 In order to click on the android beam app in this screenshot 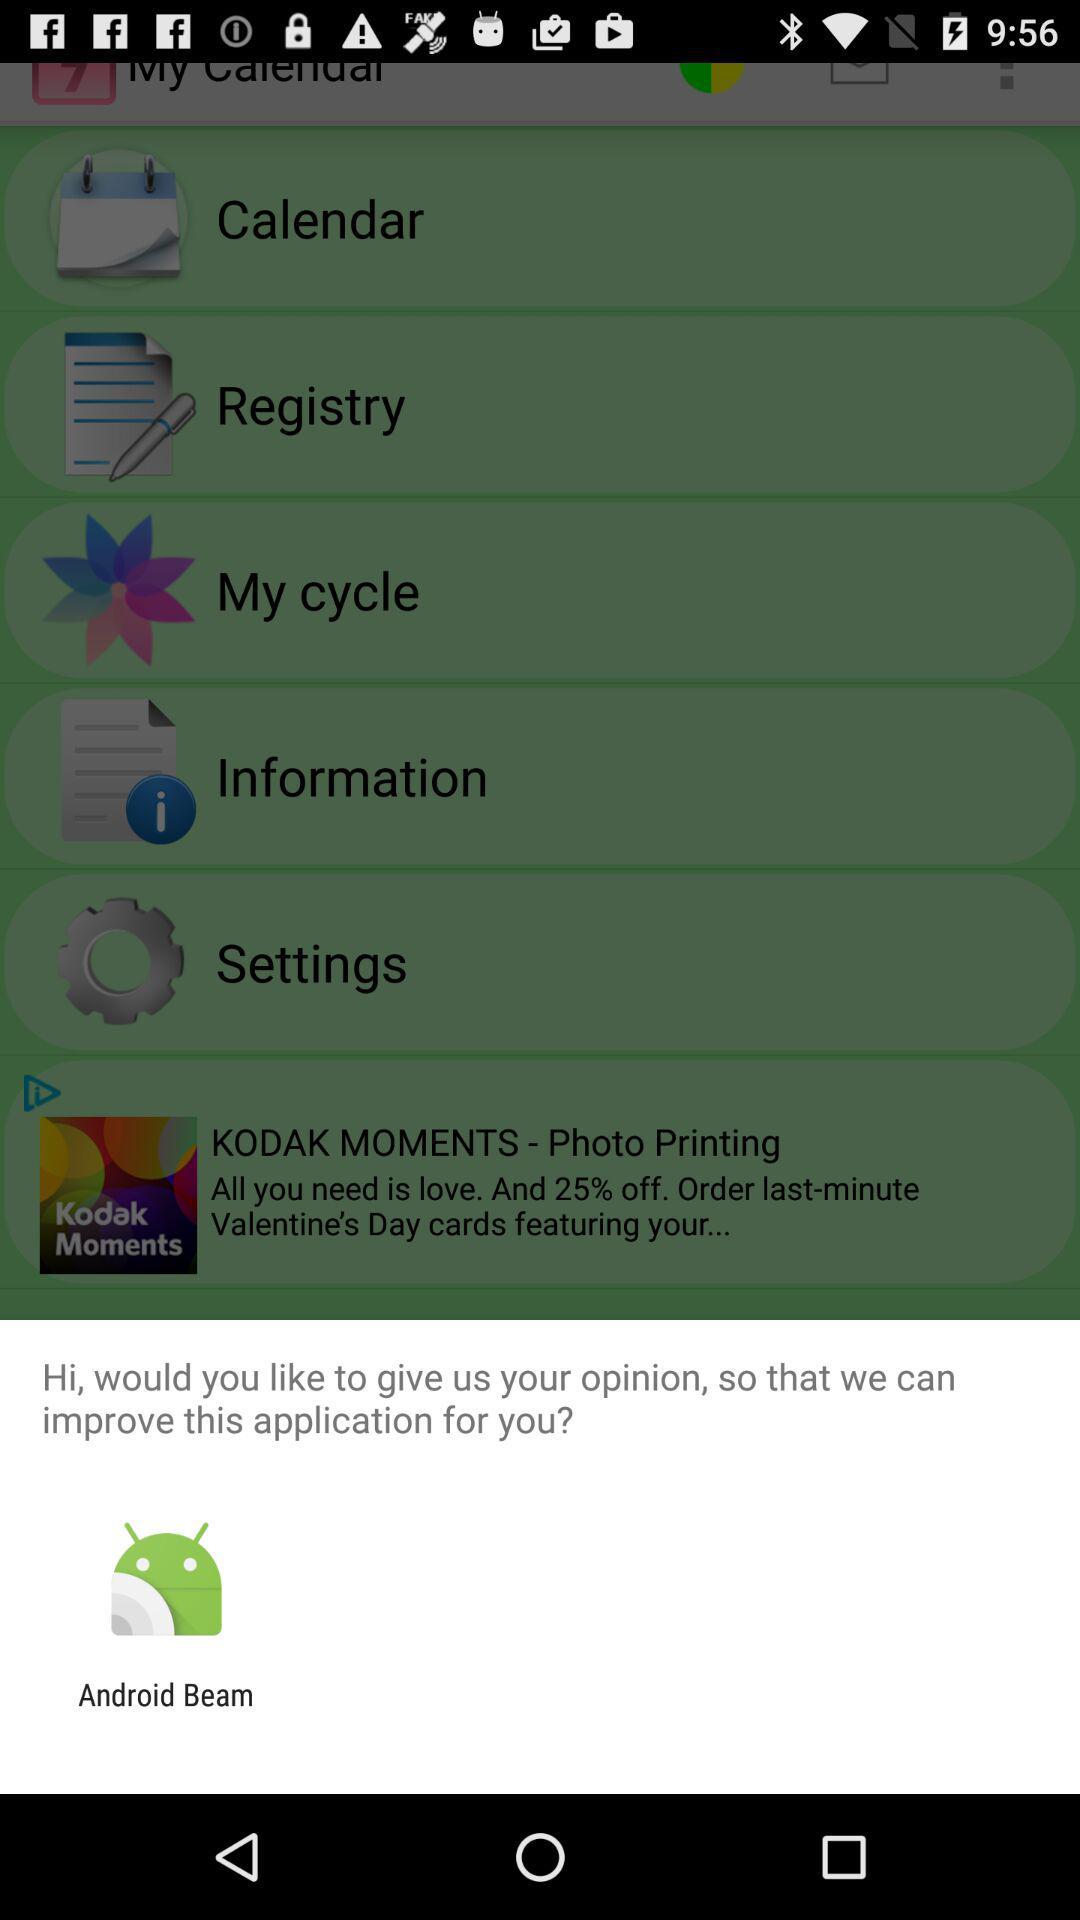, I will do `click(165, 1711)`.